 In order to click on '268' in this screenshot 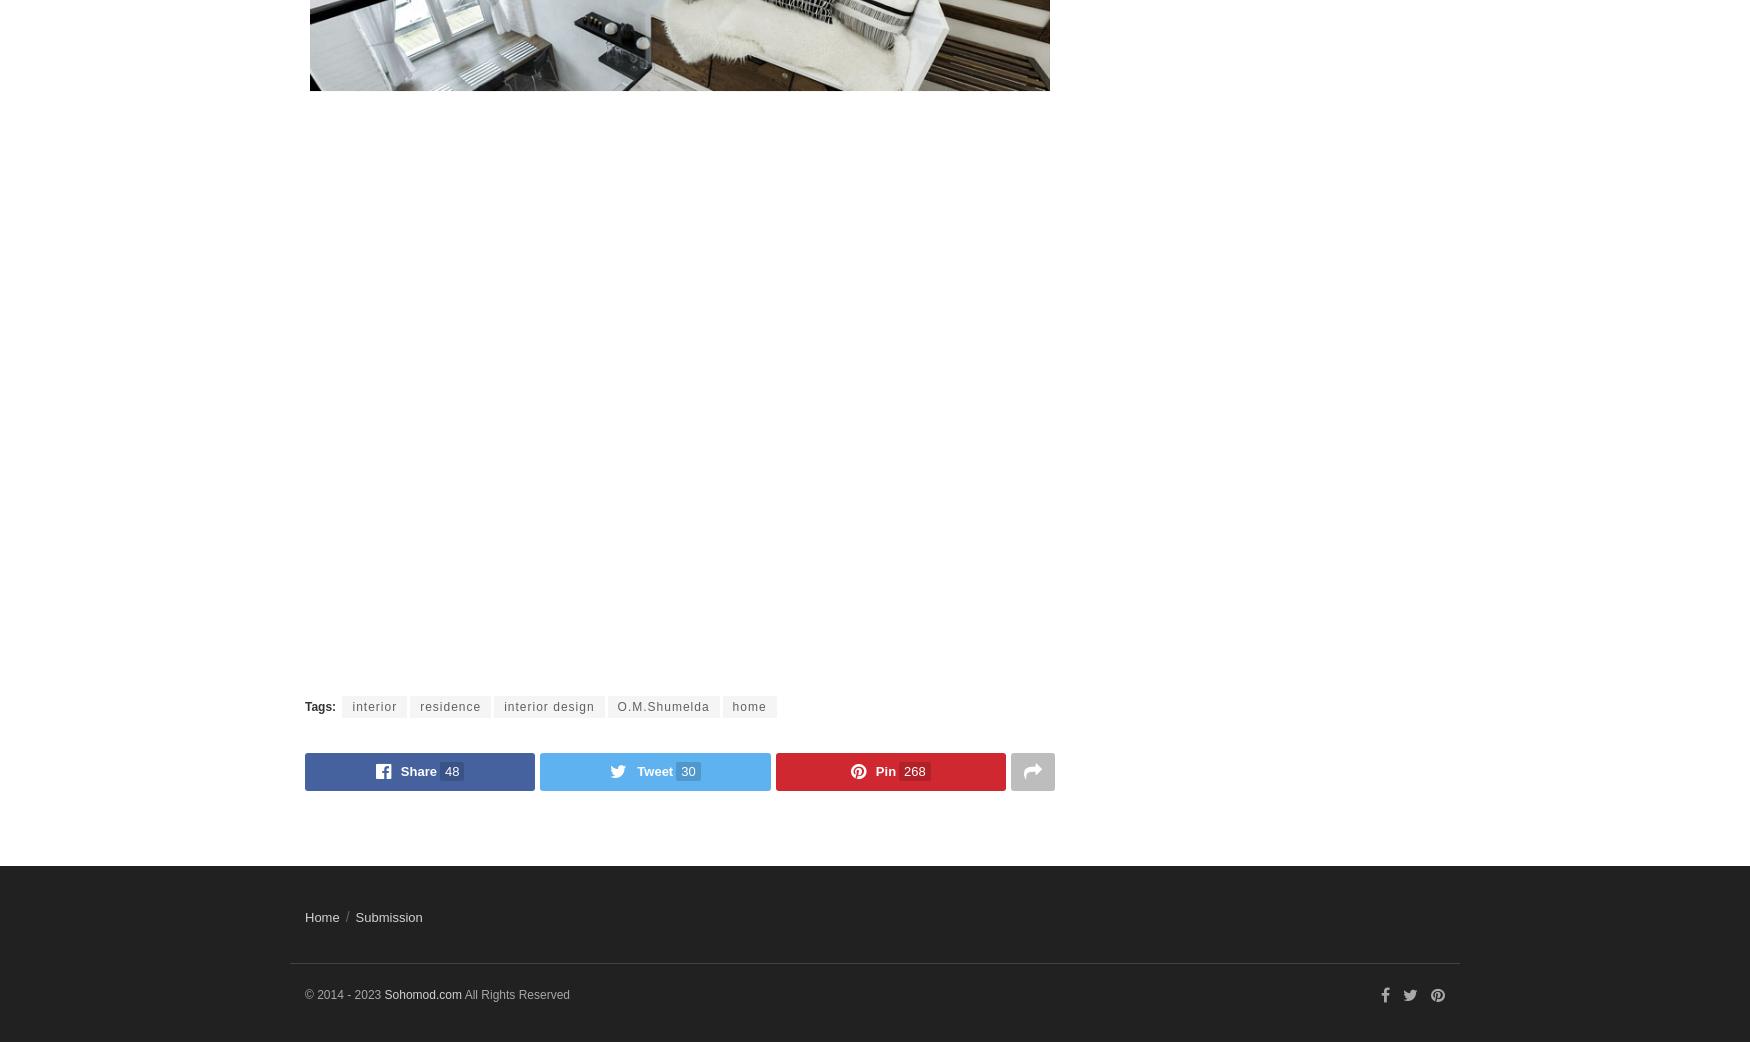, I will do `click(913, 769)`.